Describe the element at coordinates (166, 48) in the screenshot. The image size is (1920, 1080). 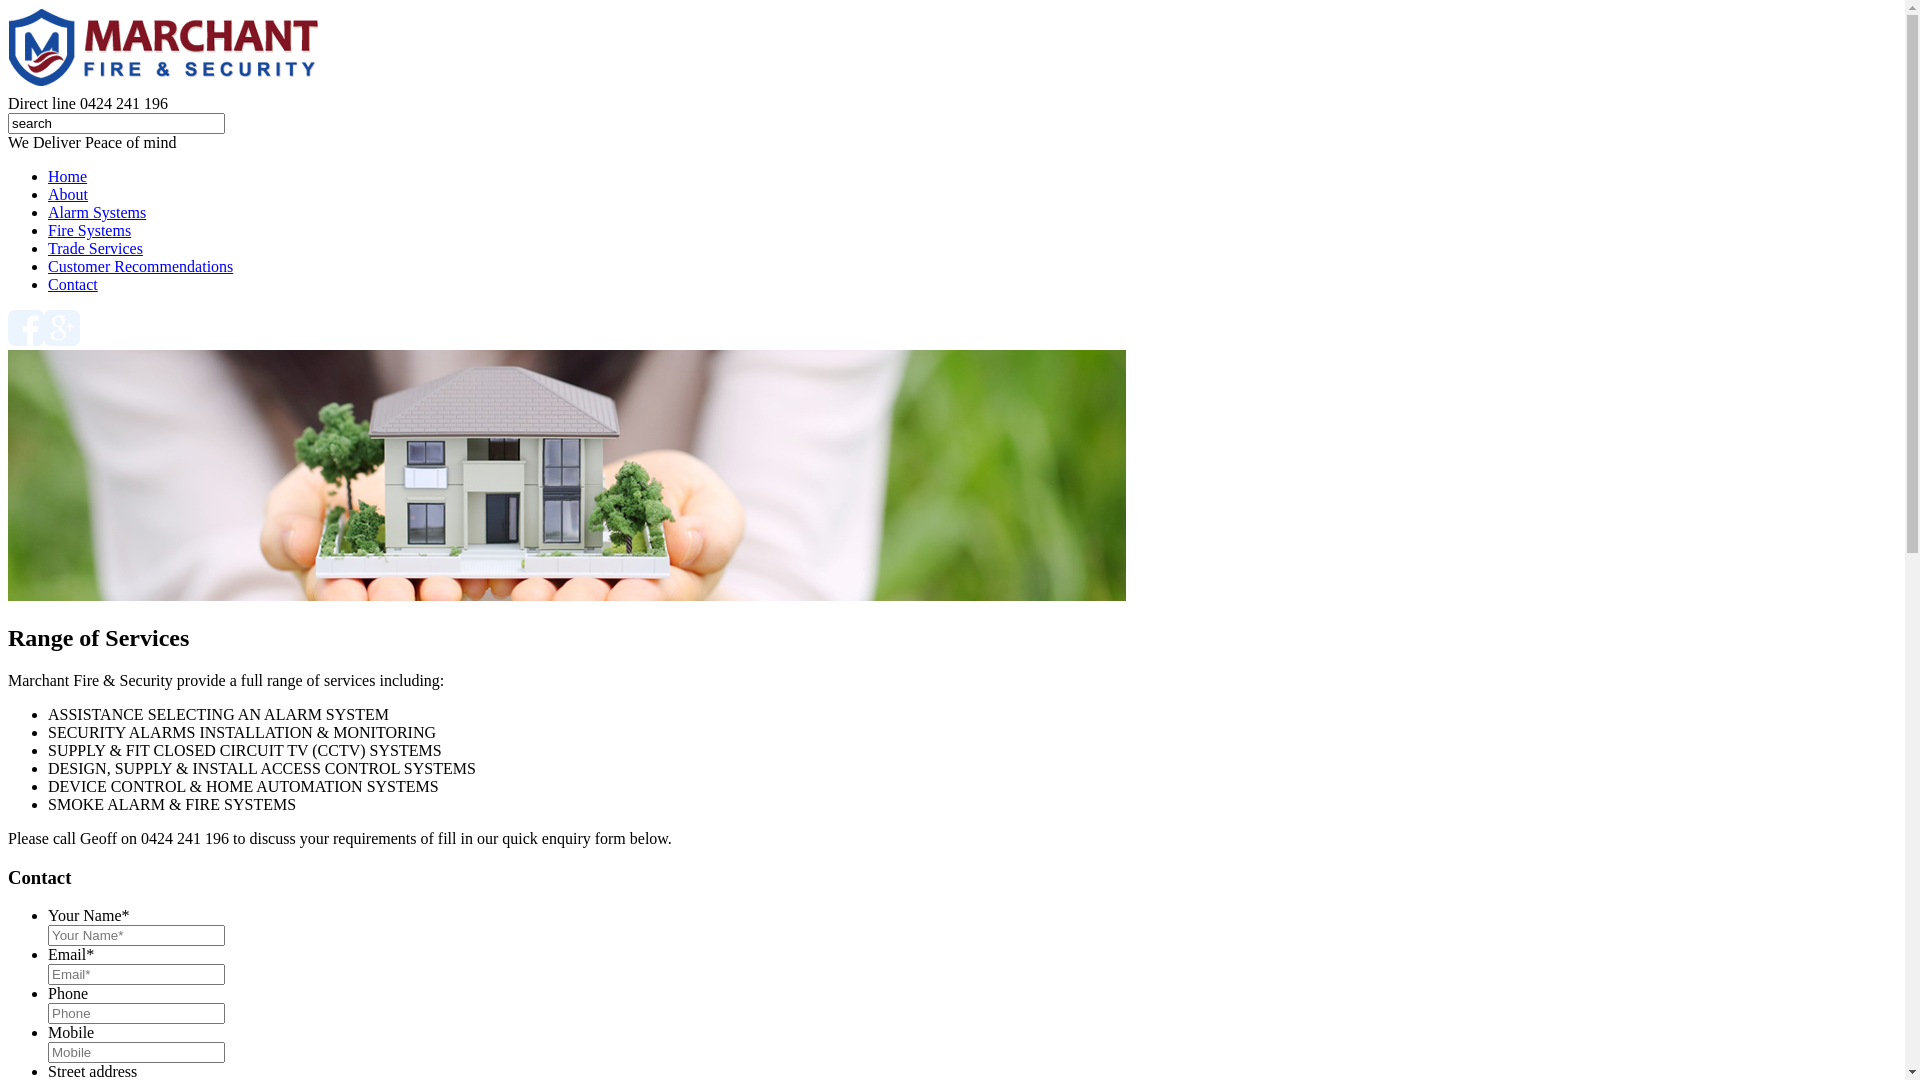
I see `'Marchant Fire & Security'` at that location.